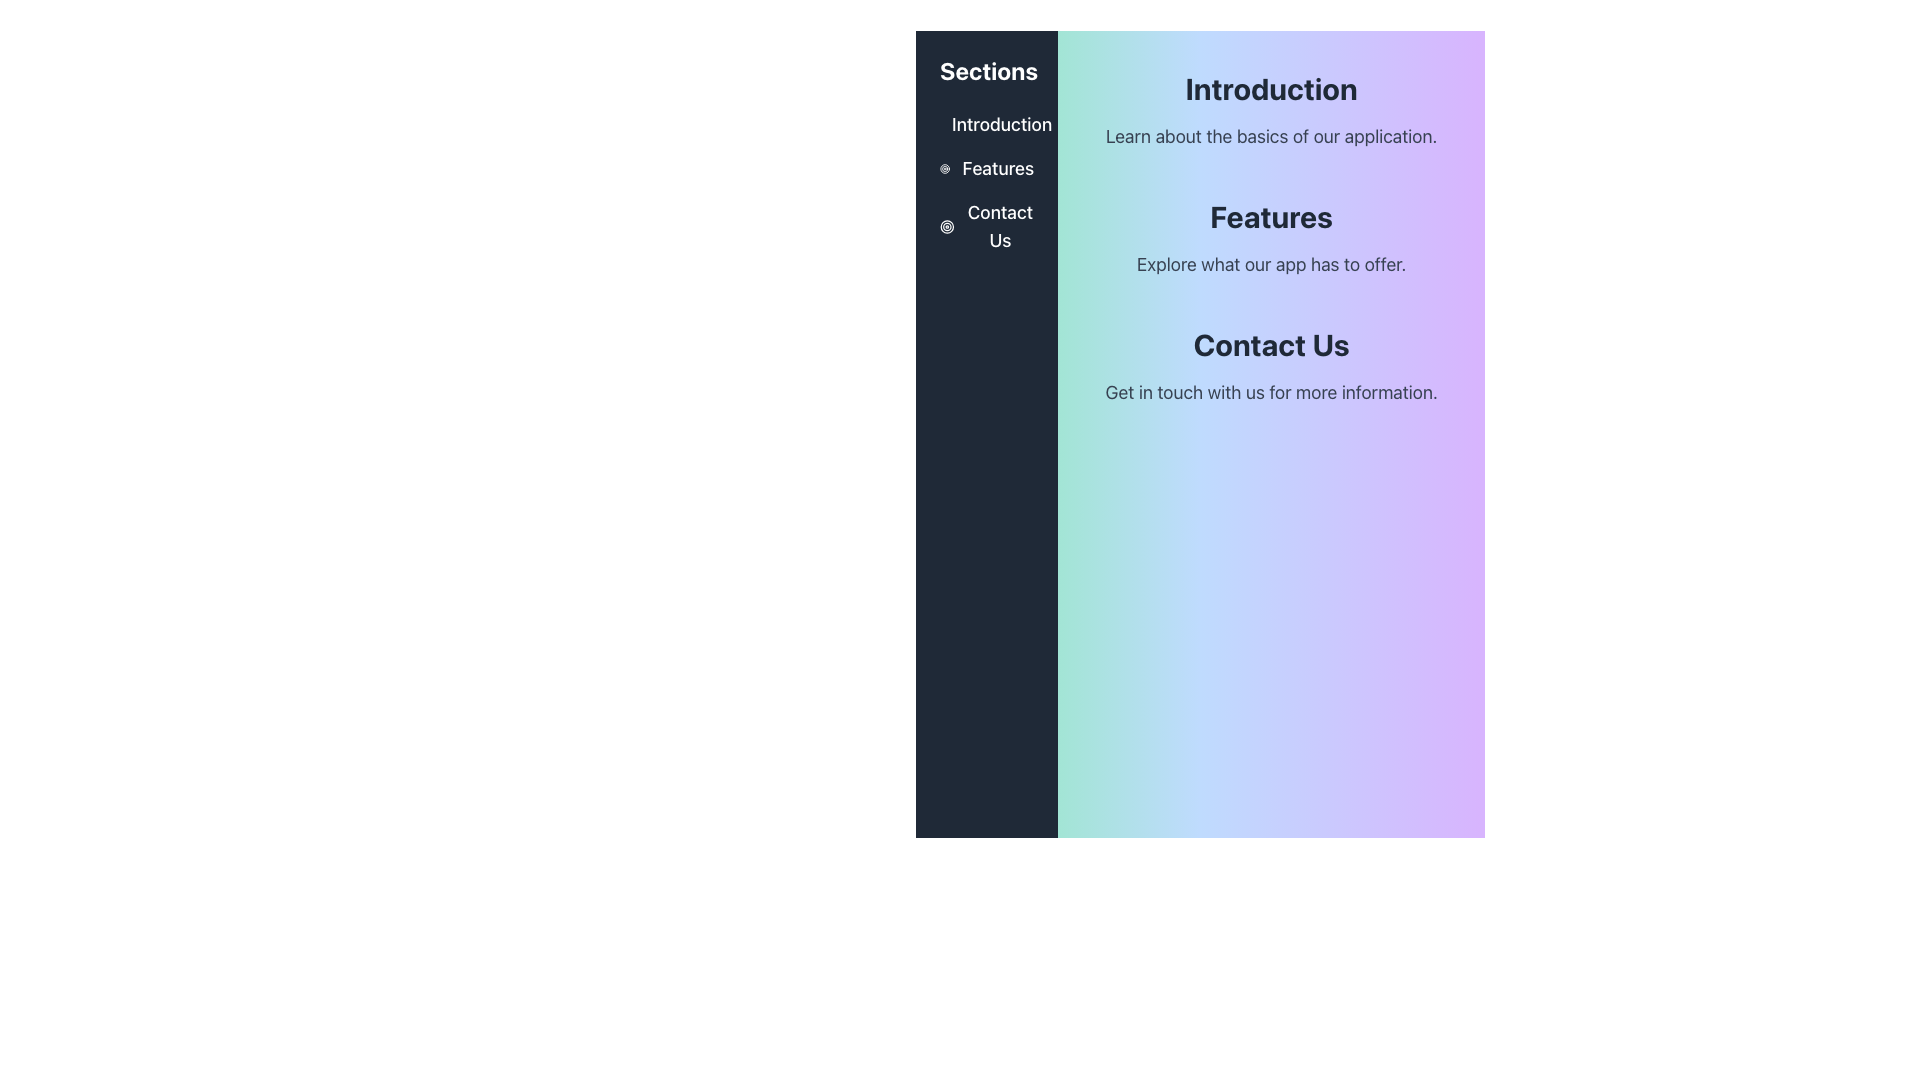 This screenshot has width=1920, height=1080. What do you see at coordinates (944, 168) in the screenshot?
I see `the decorative icon located in the navigation column under the 'Sections' section, positioned directly to the left of the 'Features' text` at bounding box center [944, 168].